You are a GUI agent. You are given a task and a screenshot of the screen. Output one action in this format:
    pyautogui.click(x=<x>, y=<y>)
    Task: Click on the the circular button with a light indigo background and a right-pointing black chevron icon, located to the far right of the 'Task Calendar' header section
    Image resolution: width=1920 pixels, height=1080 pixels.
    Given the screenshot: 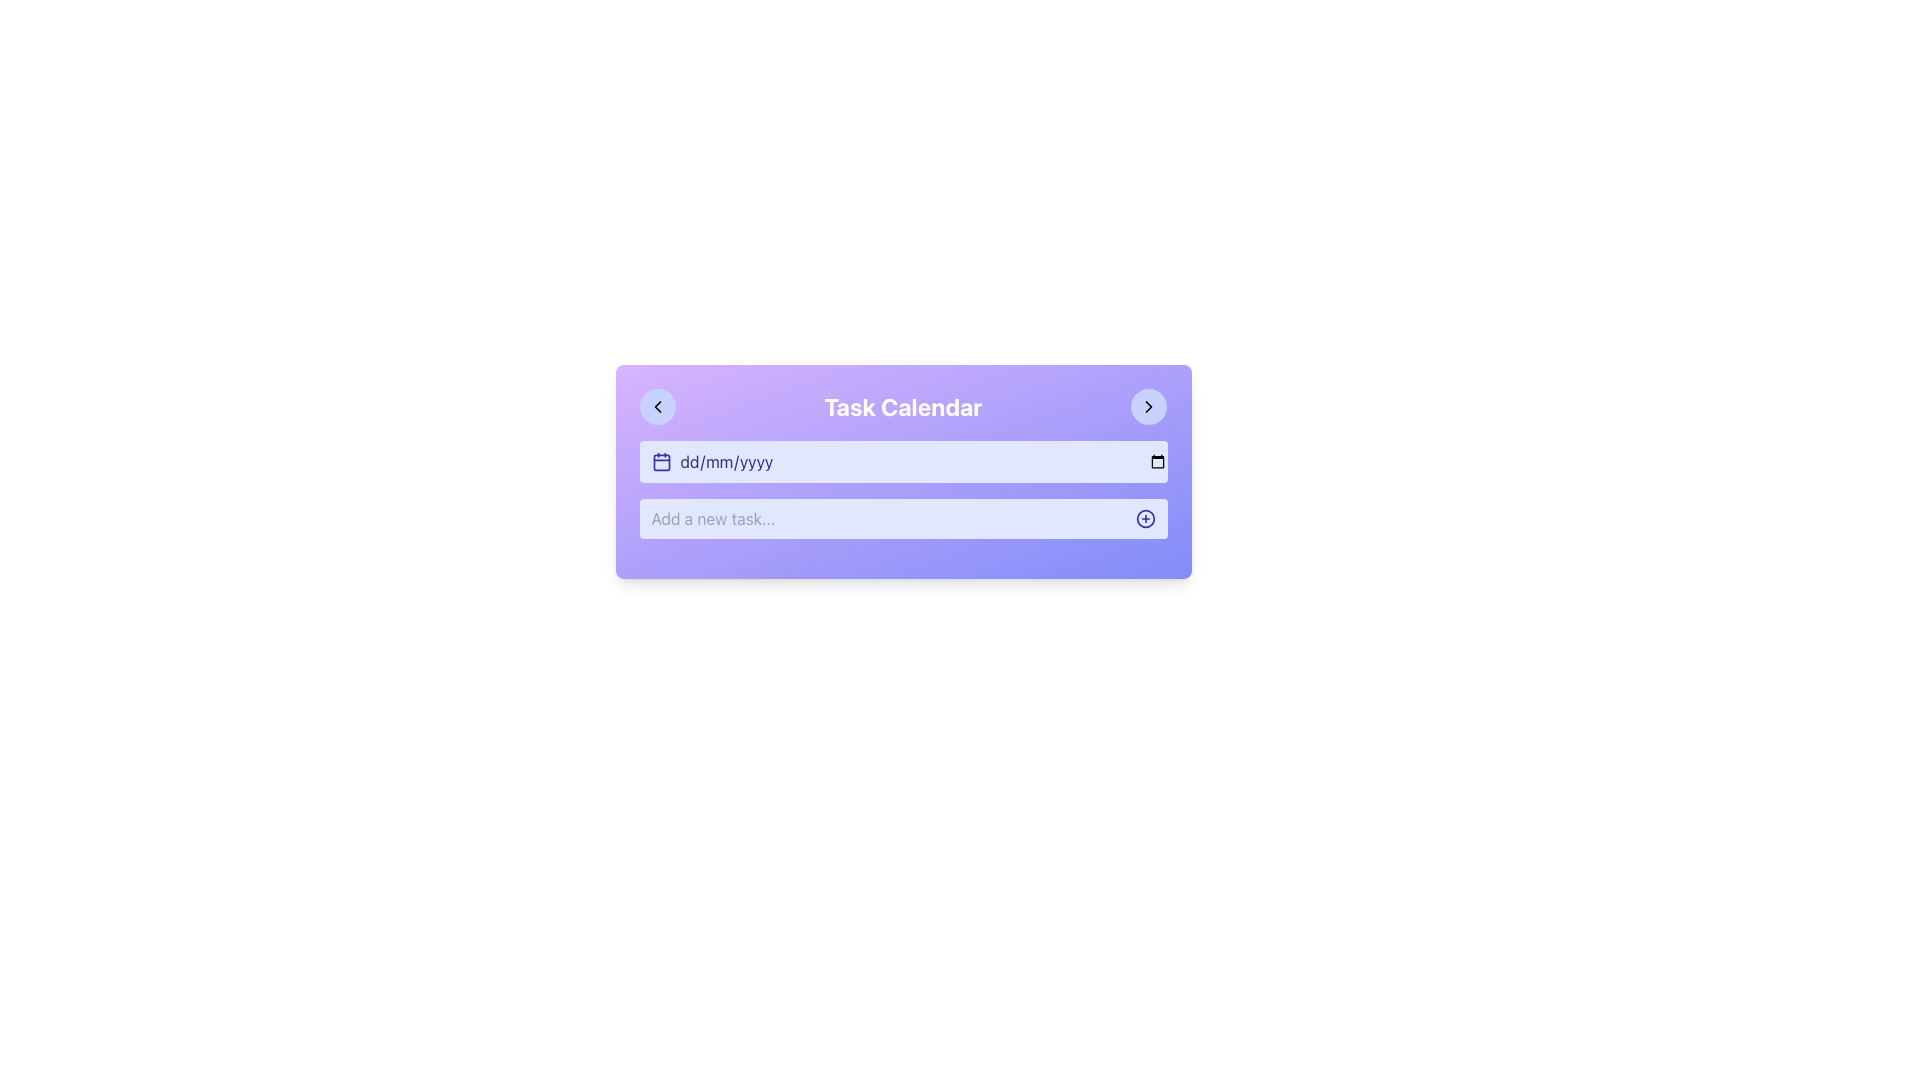 What is the action you would take?
    pyautogui.click(x=1149, y=406)
    